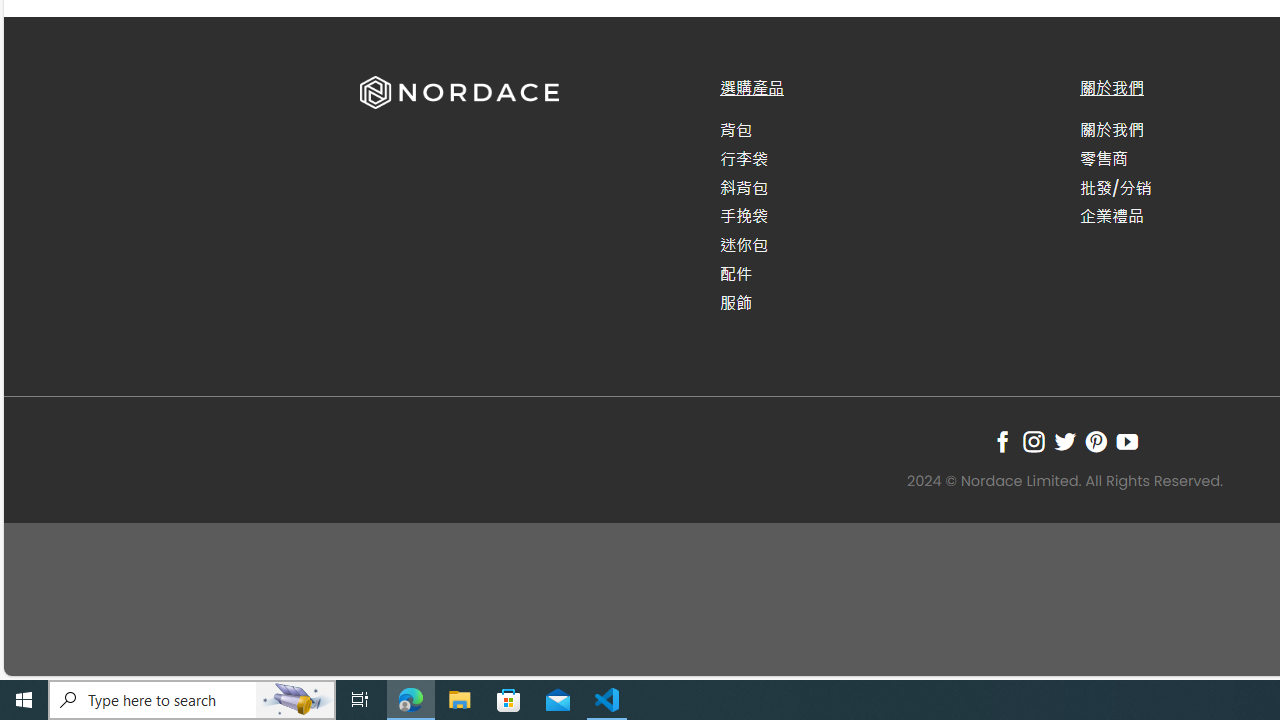  What do you see at coordinates (1063, 440) in the screenshot?
I see `'Follow on Twitter'` at bounding box center [1063, 440].